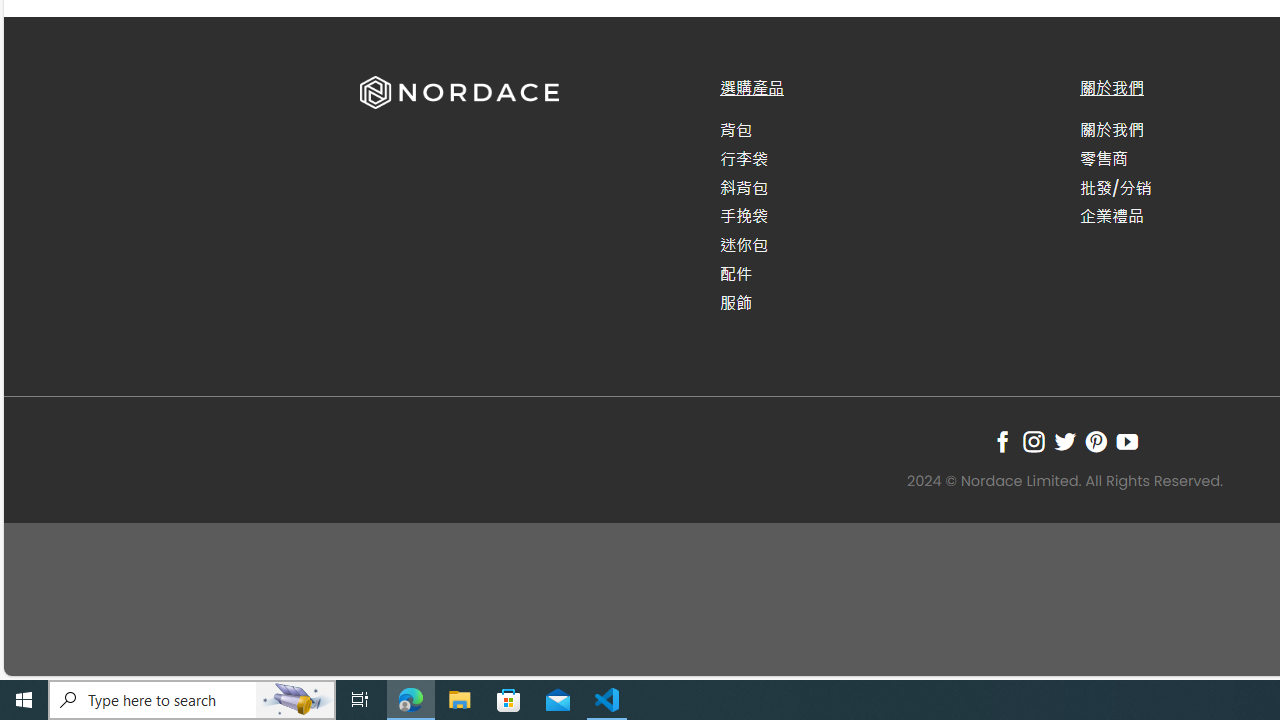  What do you see at coordinates (1063, 440) in the screenshot?
I see `'Follow on Twitter'` at bounding box center [1063, 440].